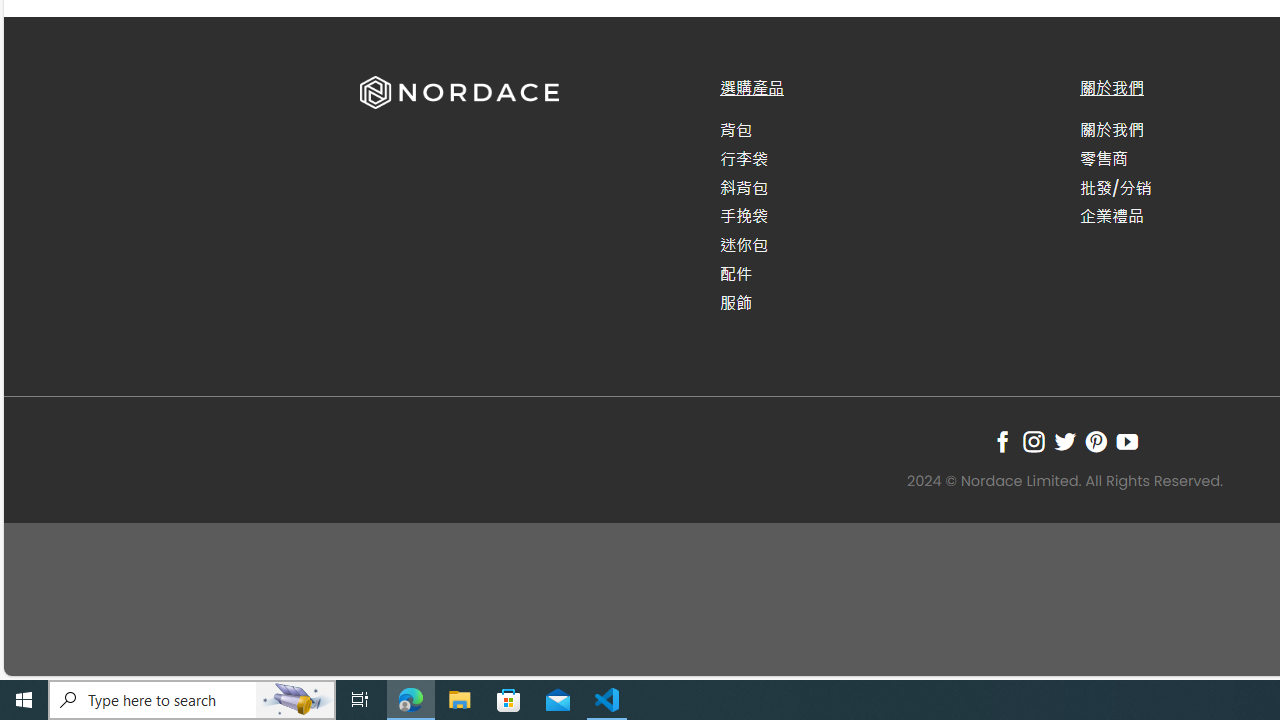  What do you see at coordinates (1063, 440) in the screenshot?
I see `'Follow on Twitter'` at bounding box center [1063, 440].